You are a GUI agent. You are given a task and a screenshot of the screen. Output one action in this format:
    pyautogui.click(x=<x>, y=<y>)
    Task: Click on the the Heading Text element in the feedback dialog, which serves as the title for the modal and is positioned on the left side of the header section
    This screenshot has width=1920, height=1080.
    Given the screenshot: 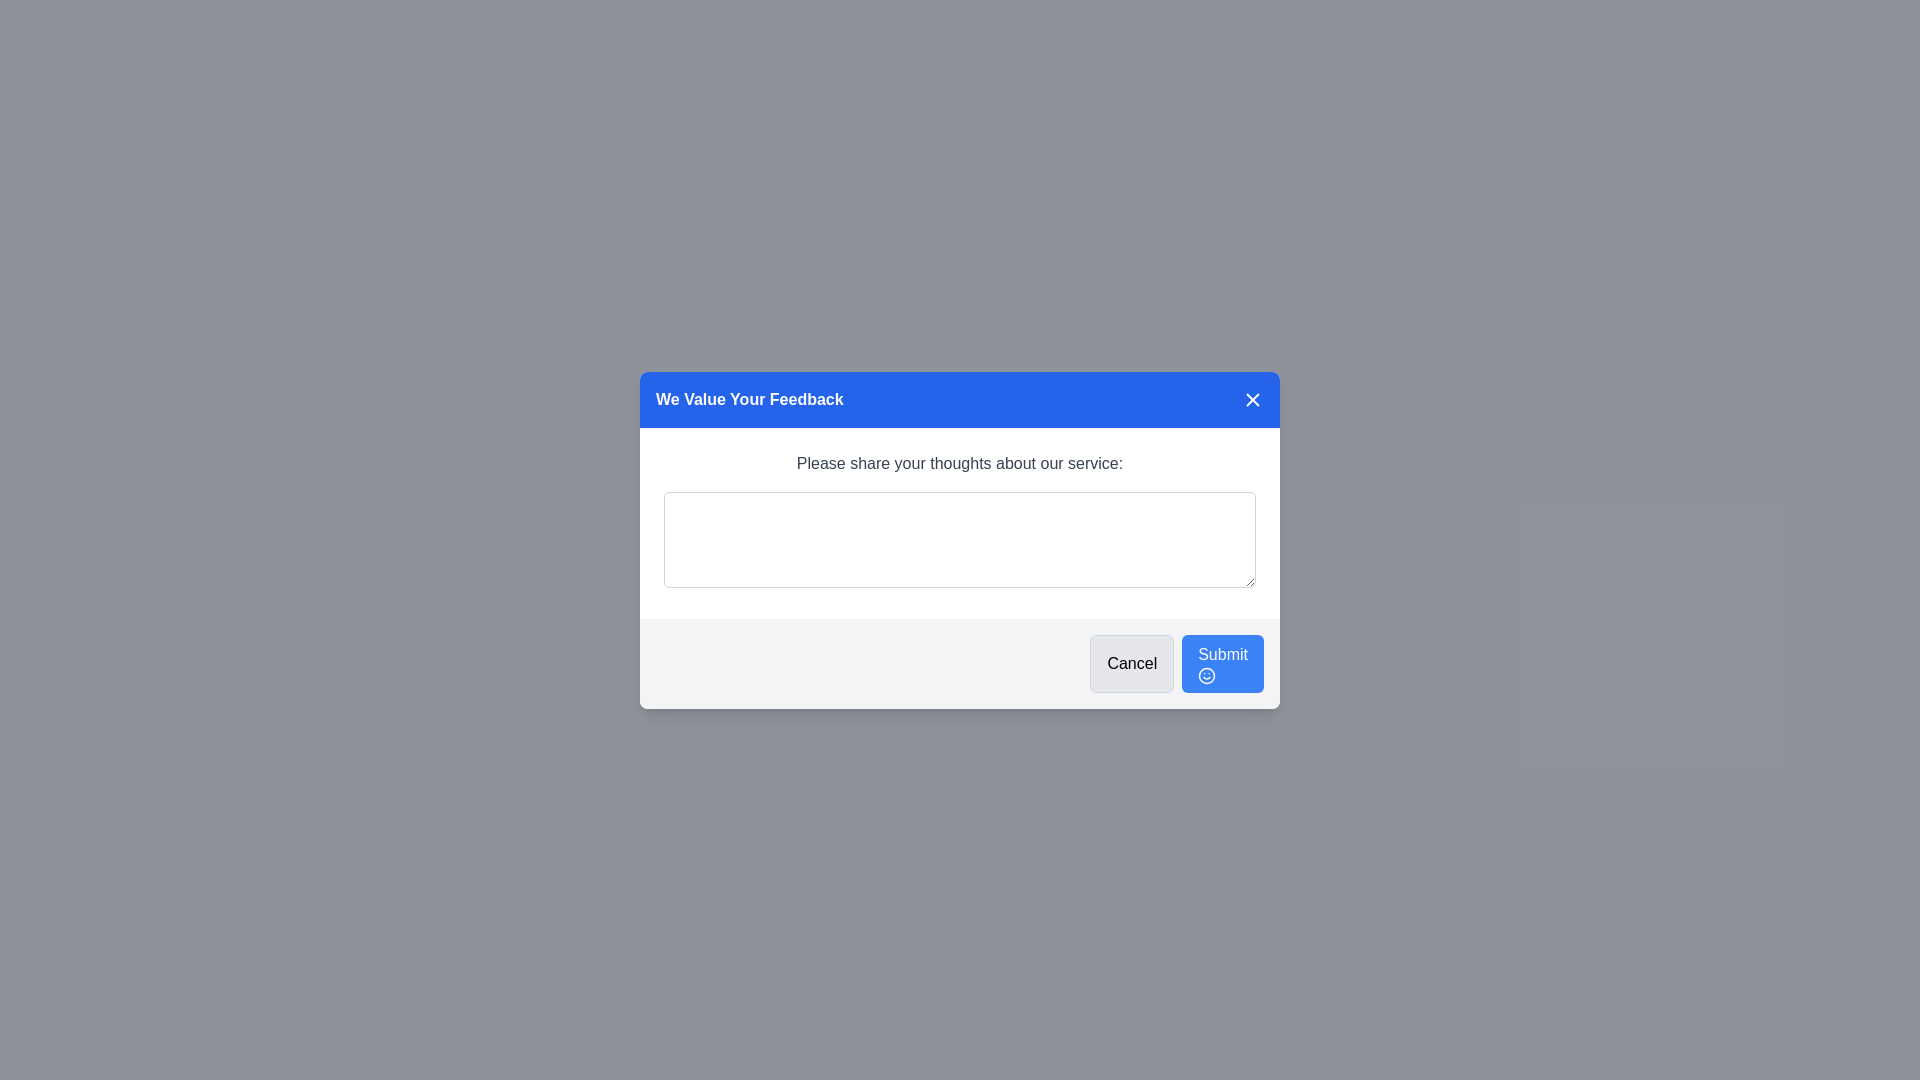 What is the action you would take?
    pyautogui.click(x=748, y=399)
    